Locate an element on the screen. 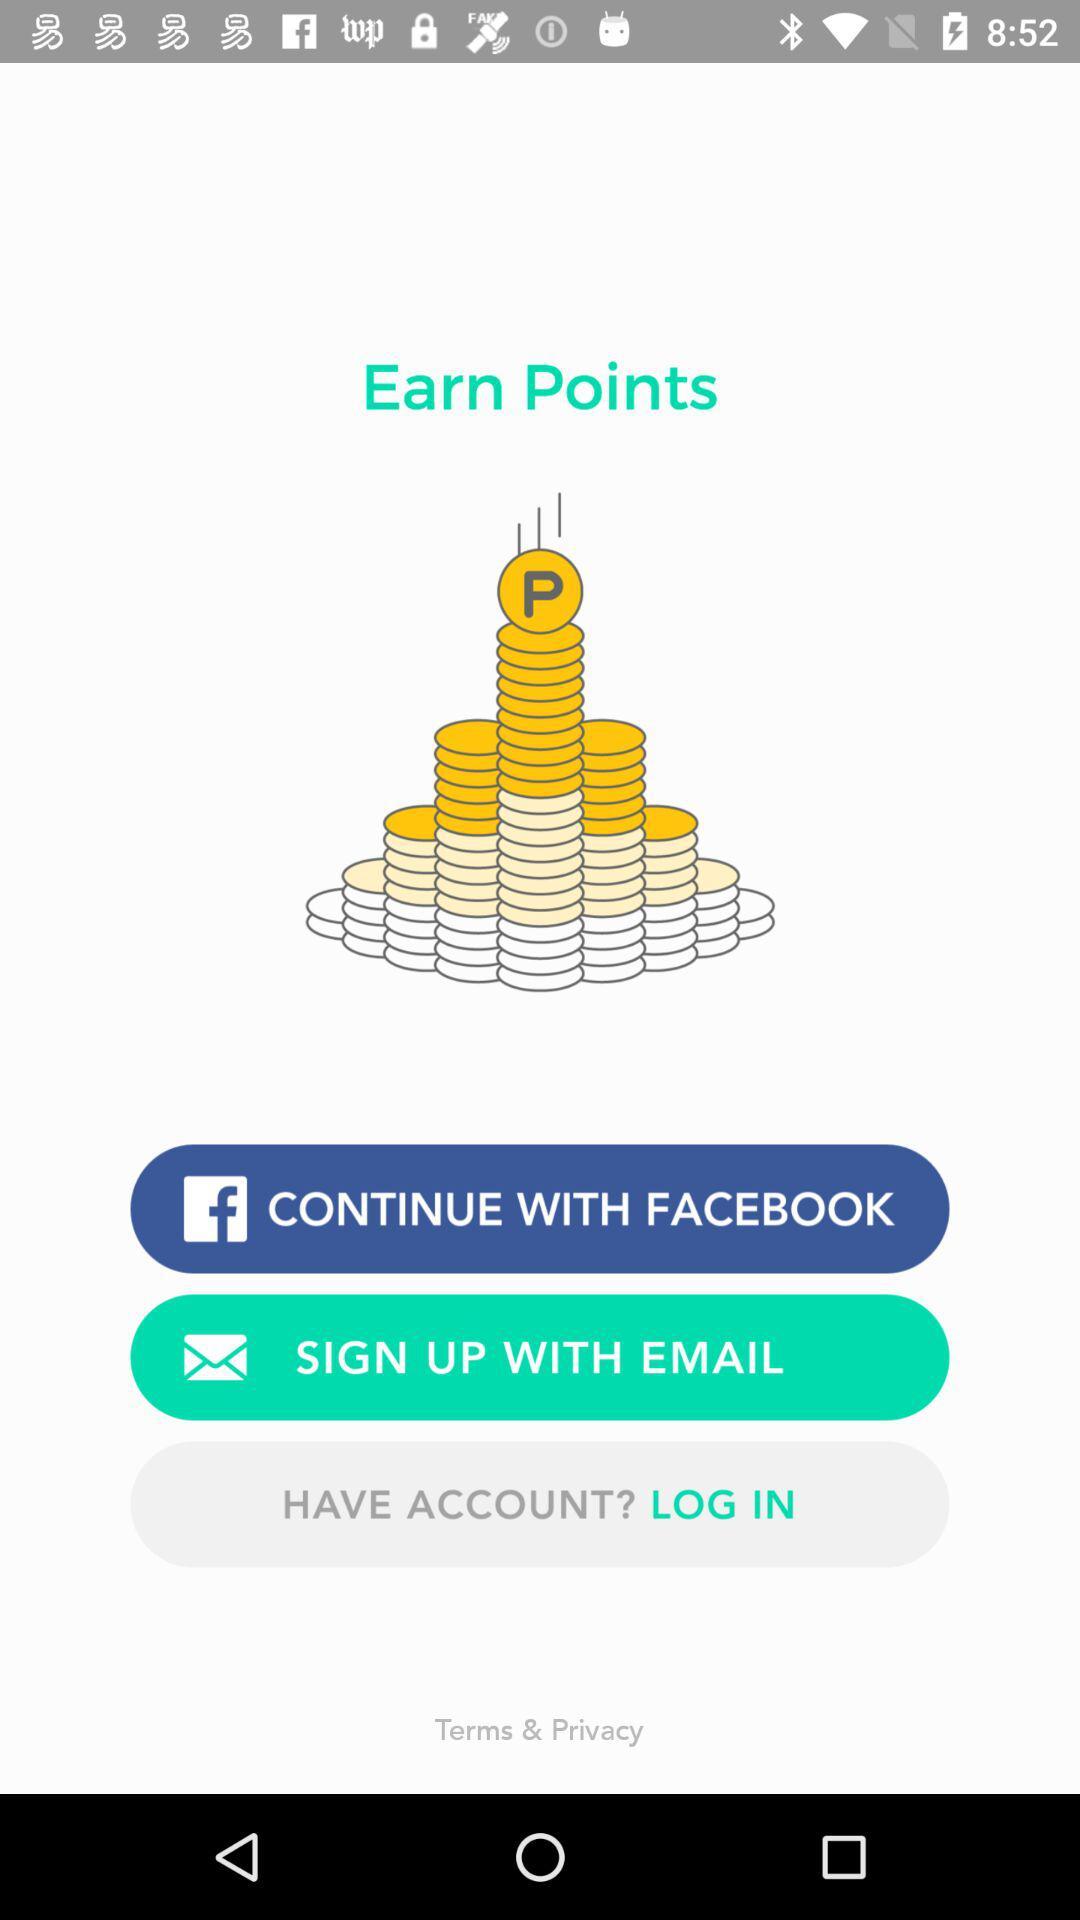 The image size is (1080, 1920). the item below log in with item is located at coordinates (540, 1357).